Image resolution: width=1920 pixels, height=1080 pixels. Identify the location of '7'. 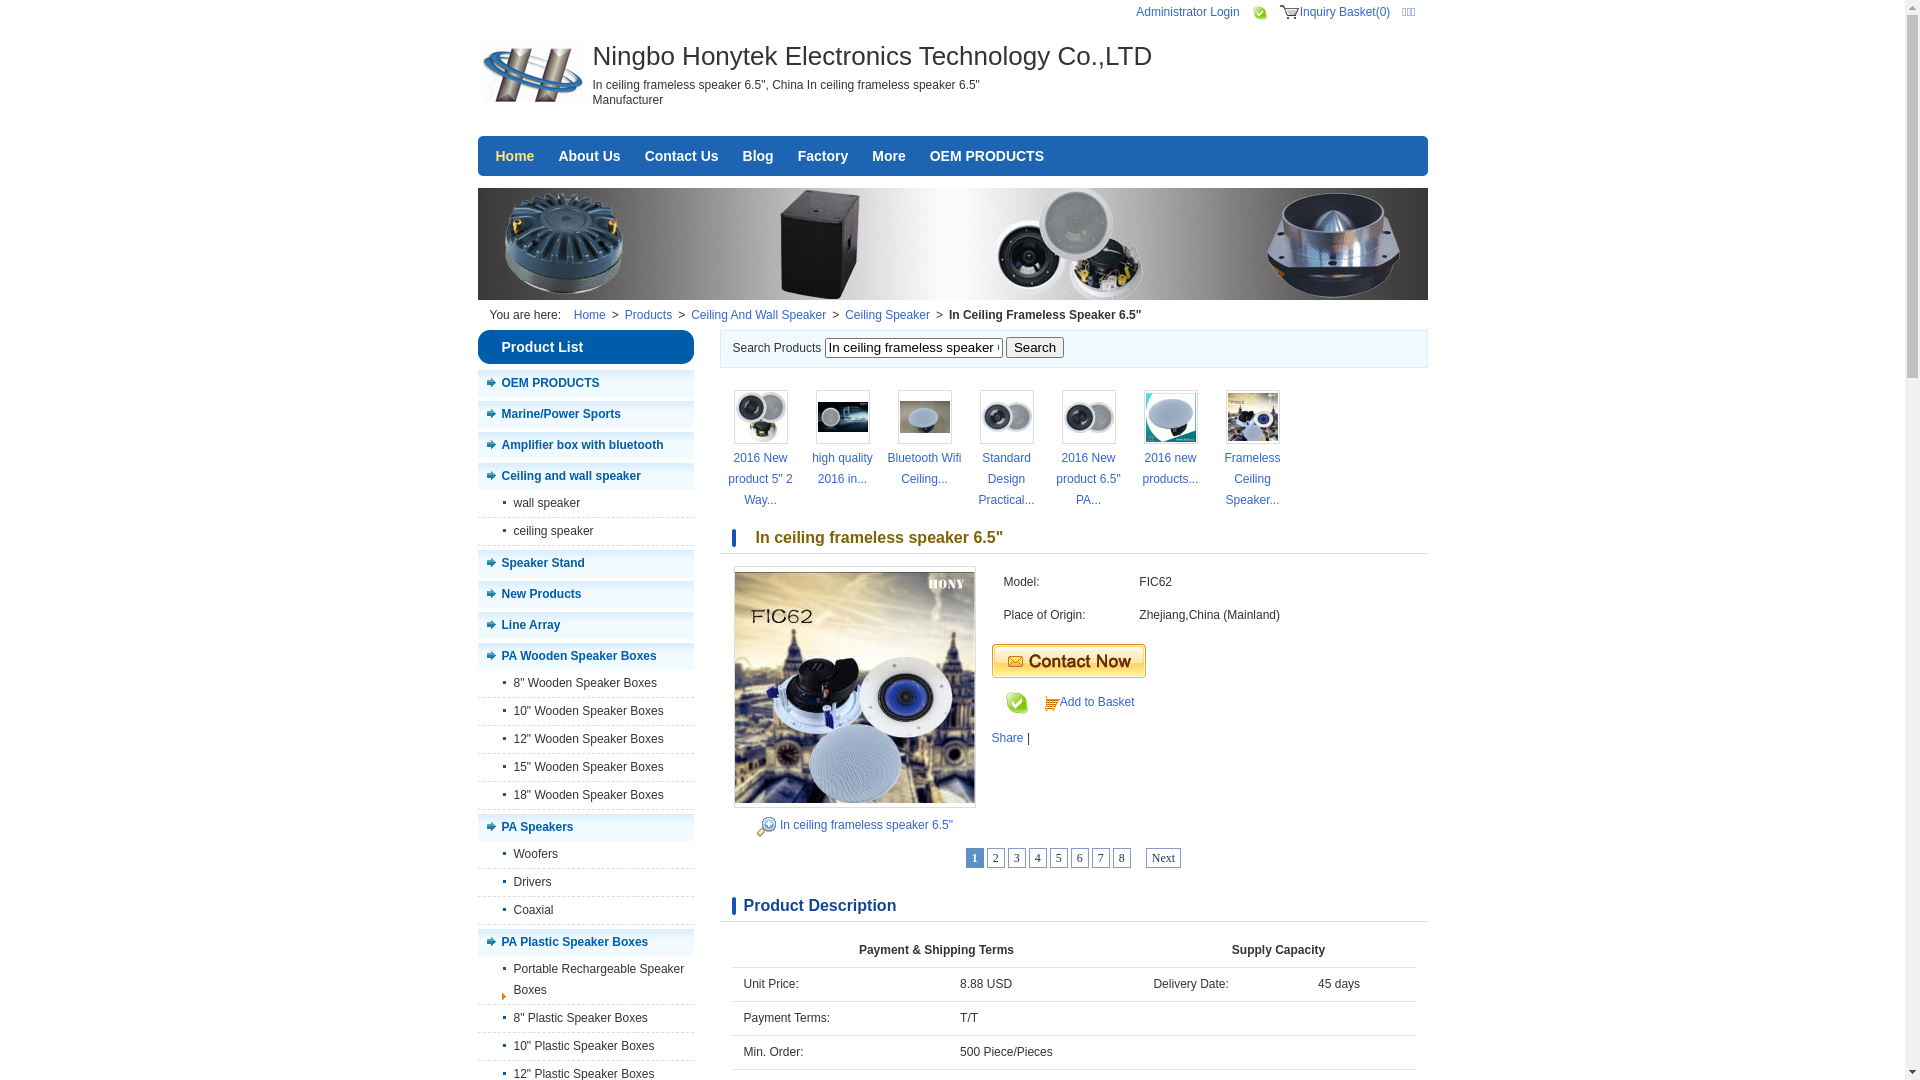
(1099, 856).